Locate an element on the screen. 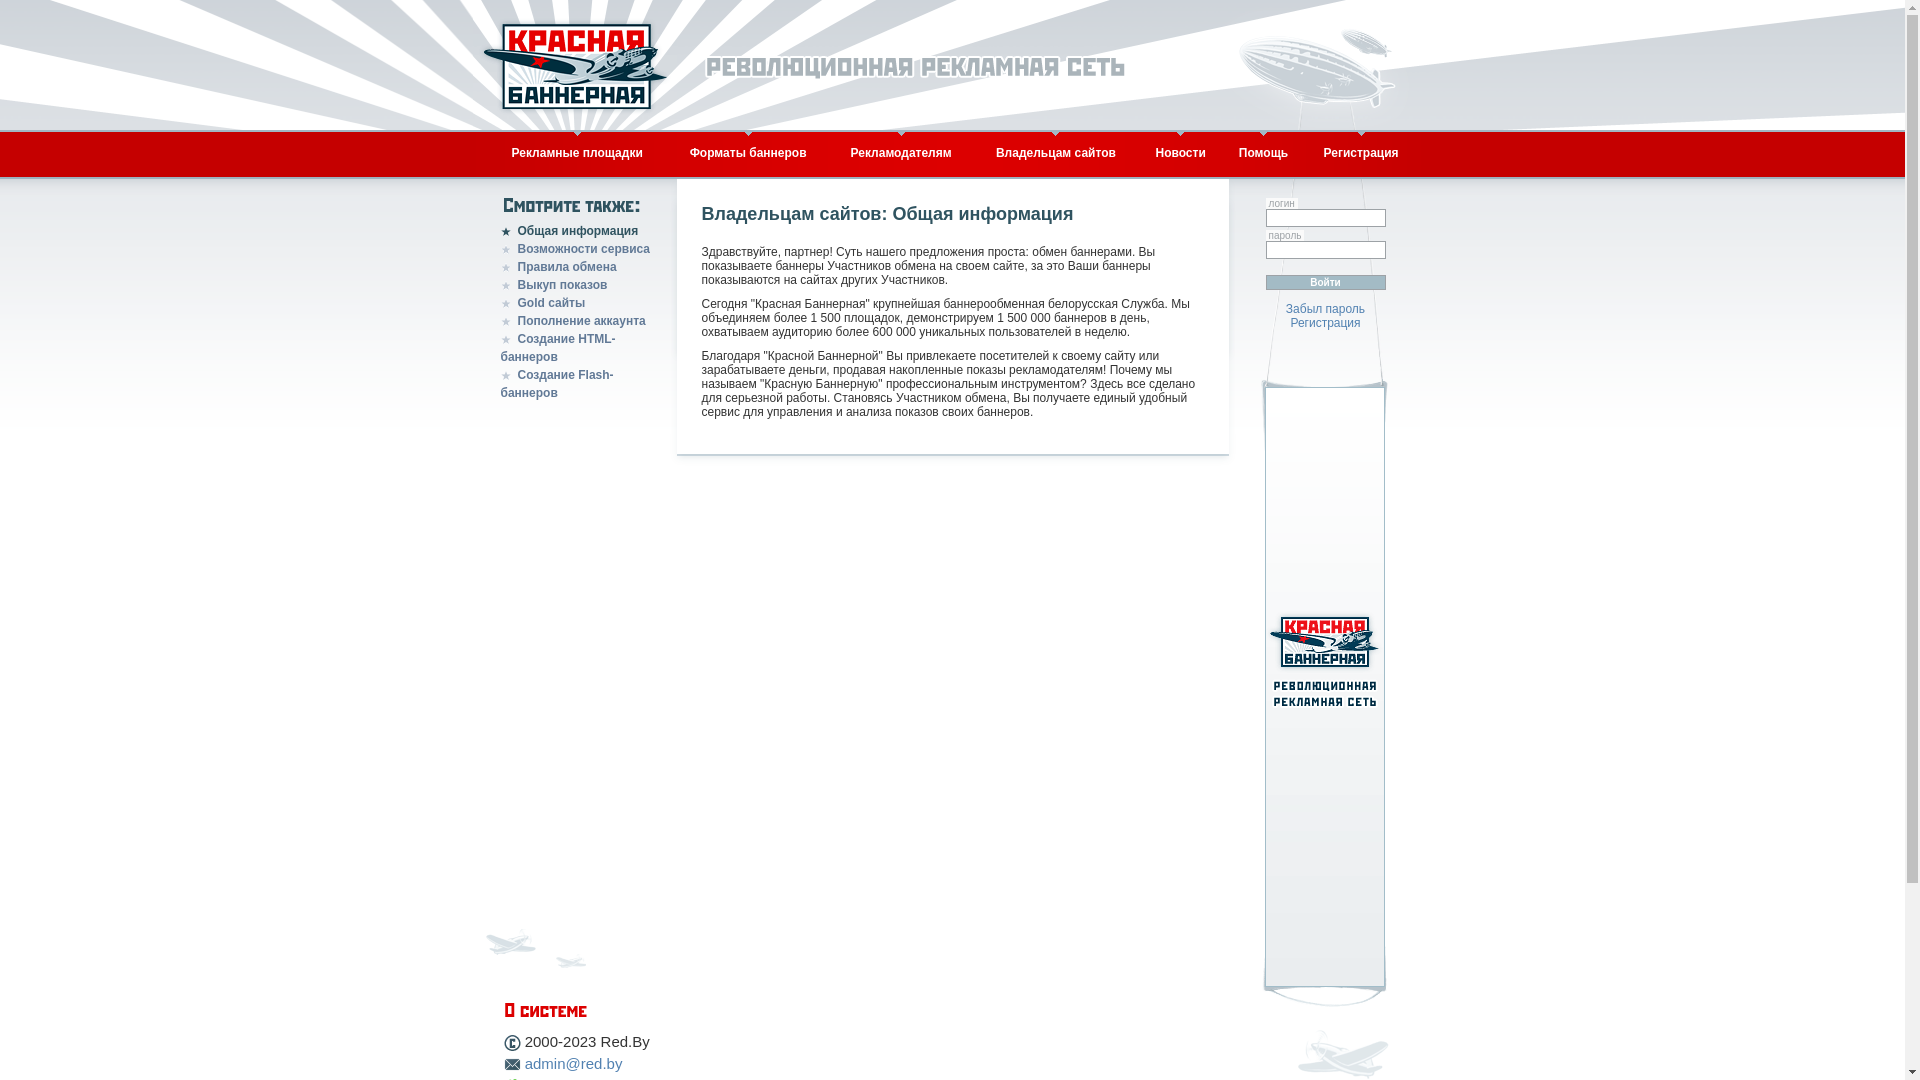 This screenshot has height=1080, width=1920. 'admin@red.by' is located at coordinates (573, 1062).